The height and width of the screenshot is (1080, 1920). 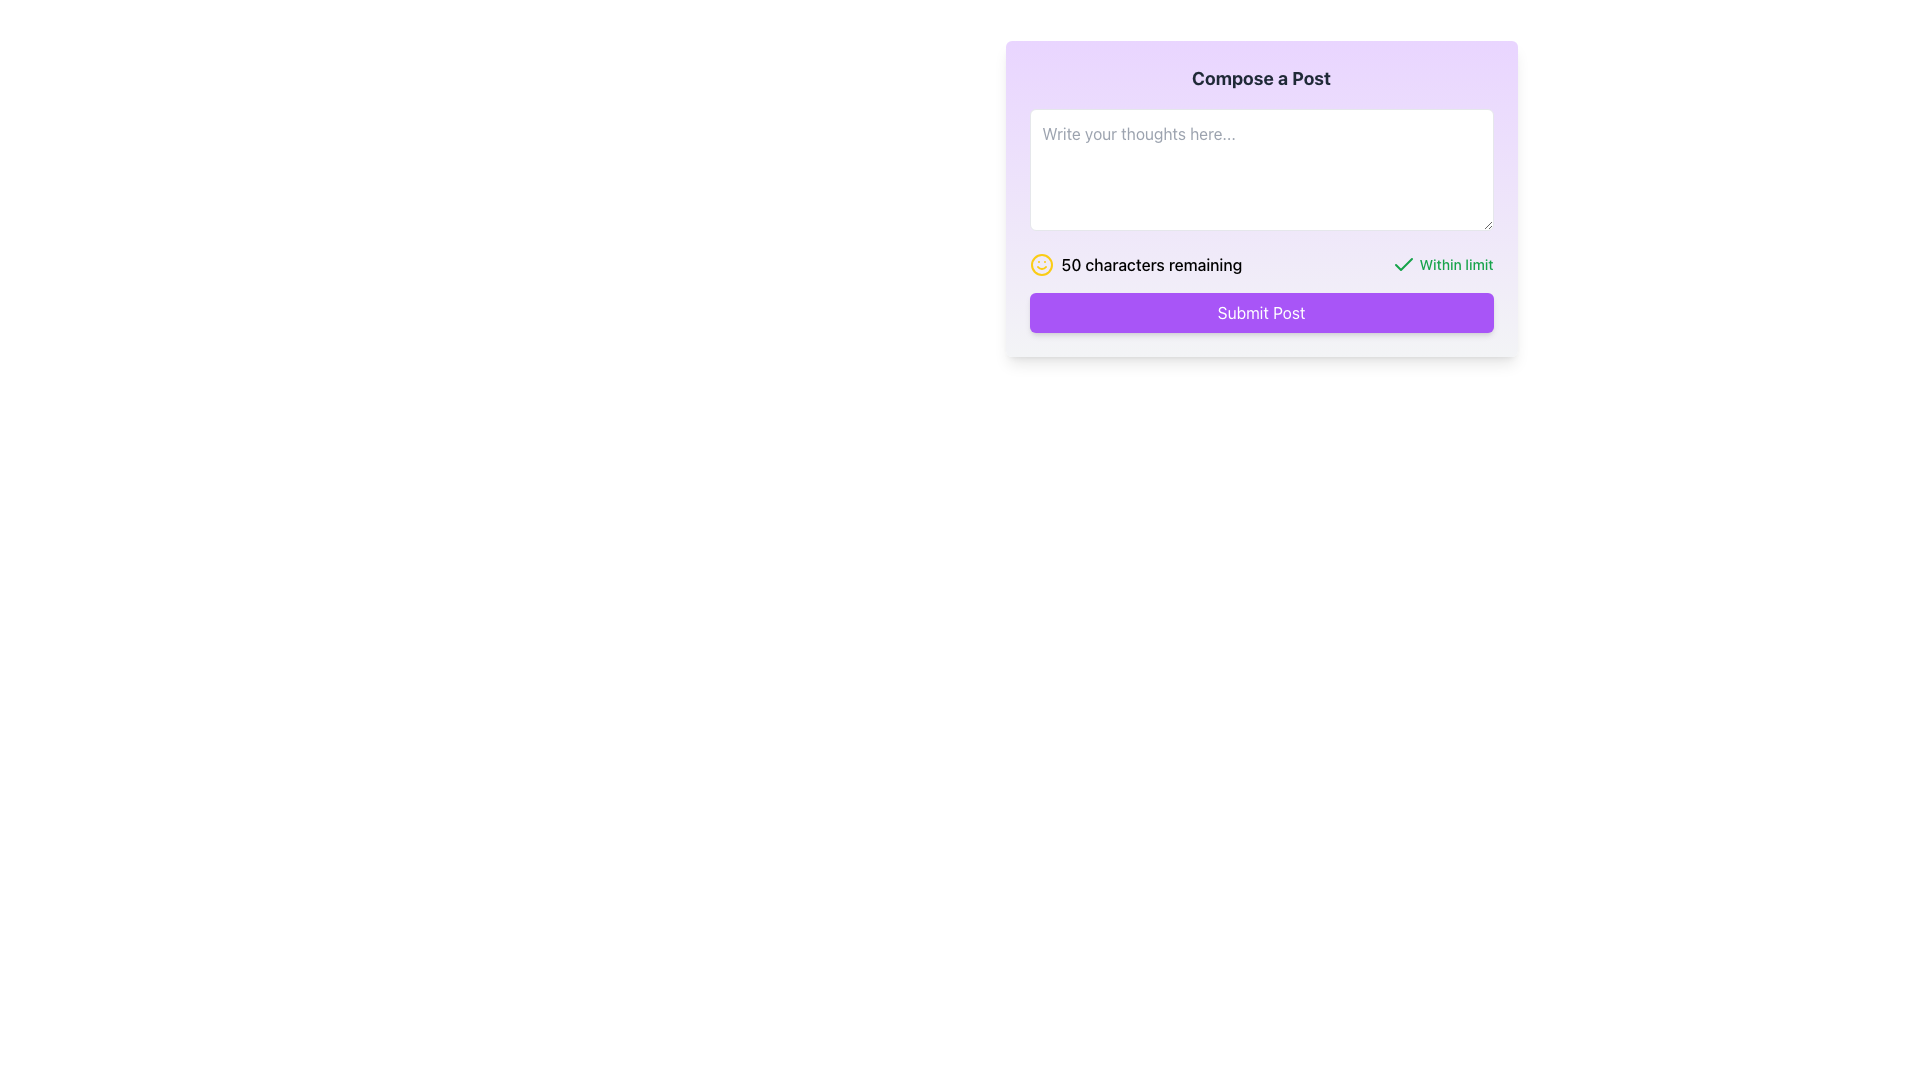 I want to click on the text display element that shows the remaining character count, located beneath the text area and to the right of a smiley icon, so click(x=1151, y=264).